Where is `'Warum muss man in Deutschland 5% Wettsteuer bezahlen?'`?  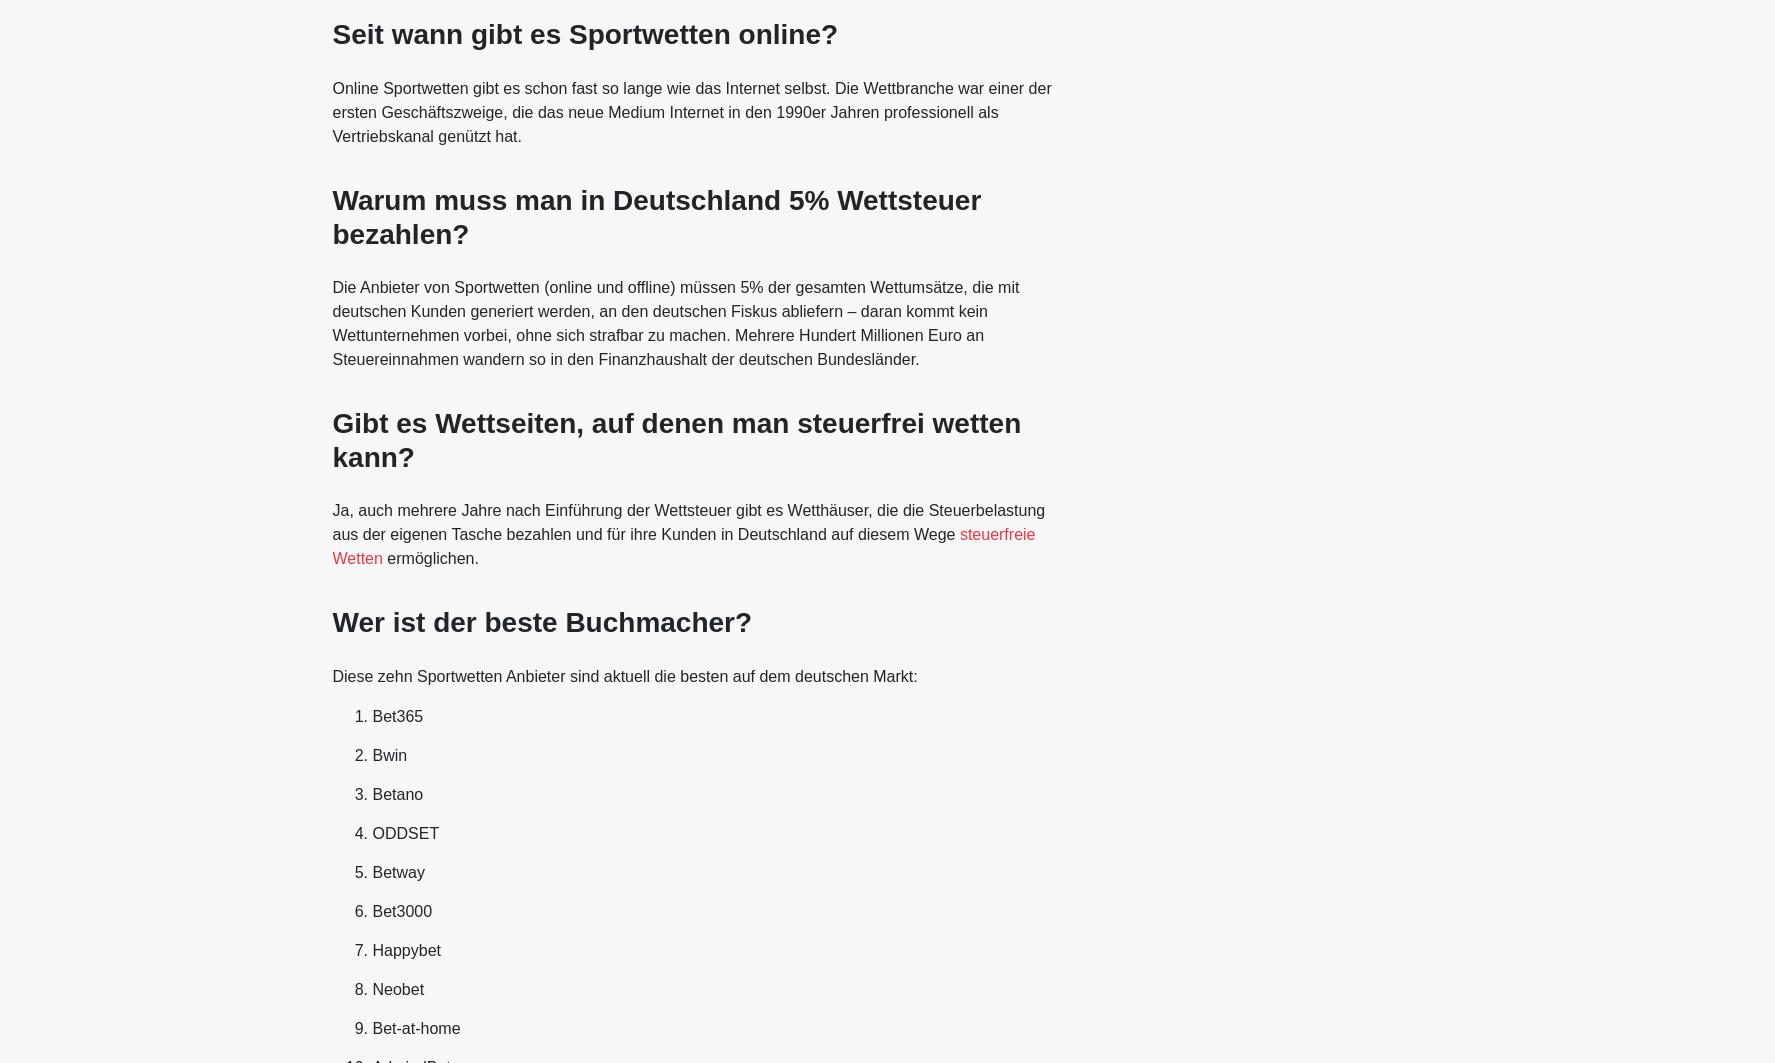
'Warum muss man in Deutschland 5% Wettsteuer bezahlen?' is located at coordinates (330, 216).